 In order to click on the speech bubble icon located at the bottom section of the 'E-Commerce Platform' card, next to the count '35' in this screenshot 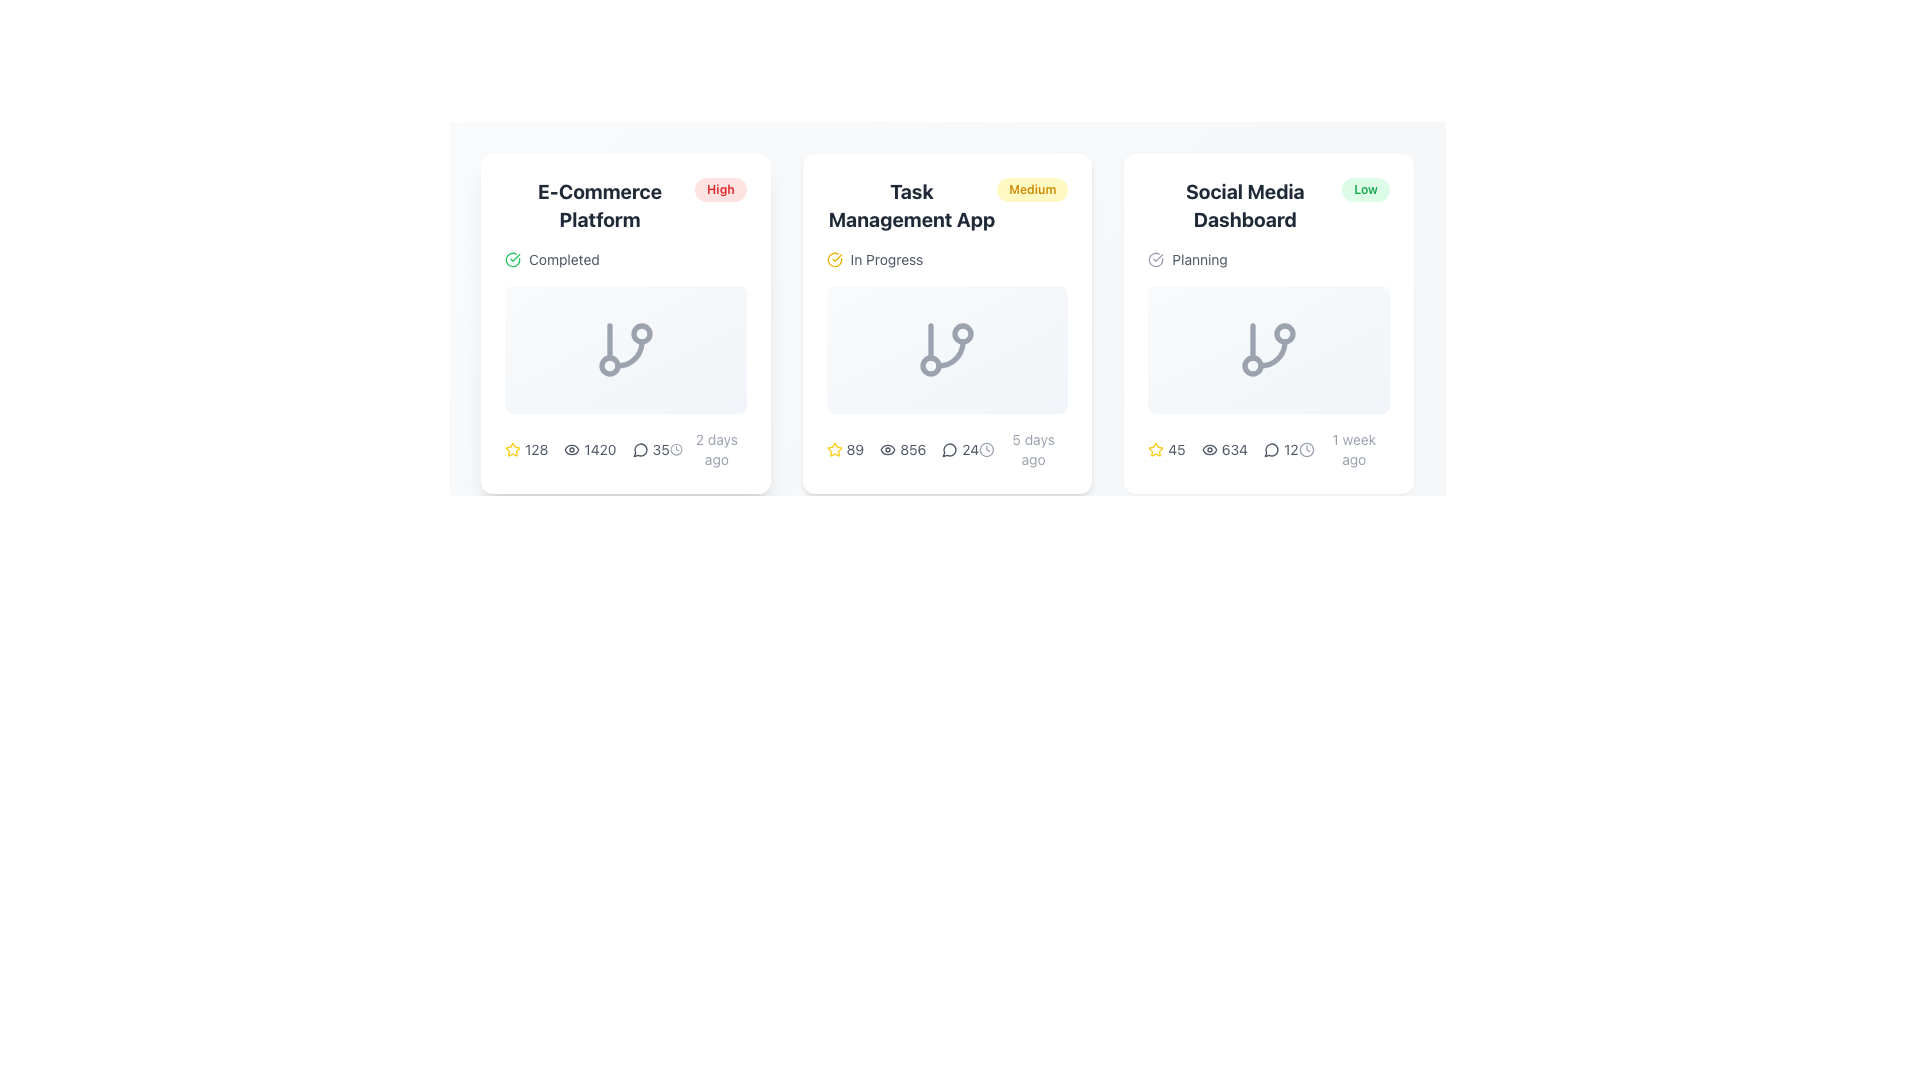, I will do `click(640, 450)`.